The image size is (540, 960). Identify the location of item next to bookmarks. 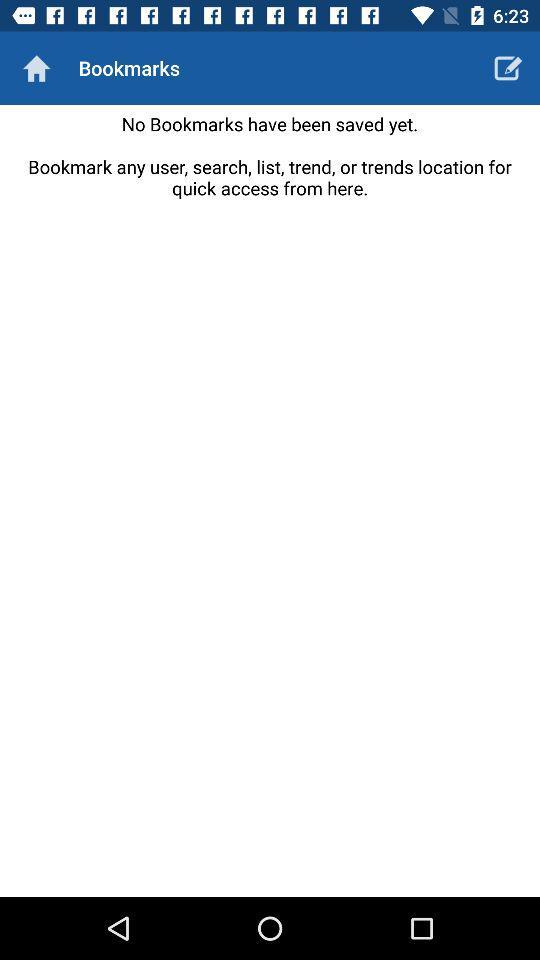
(36, 68).